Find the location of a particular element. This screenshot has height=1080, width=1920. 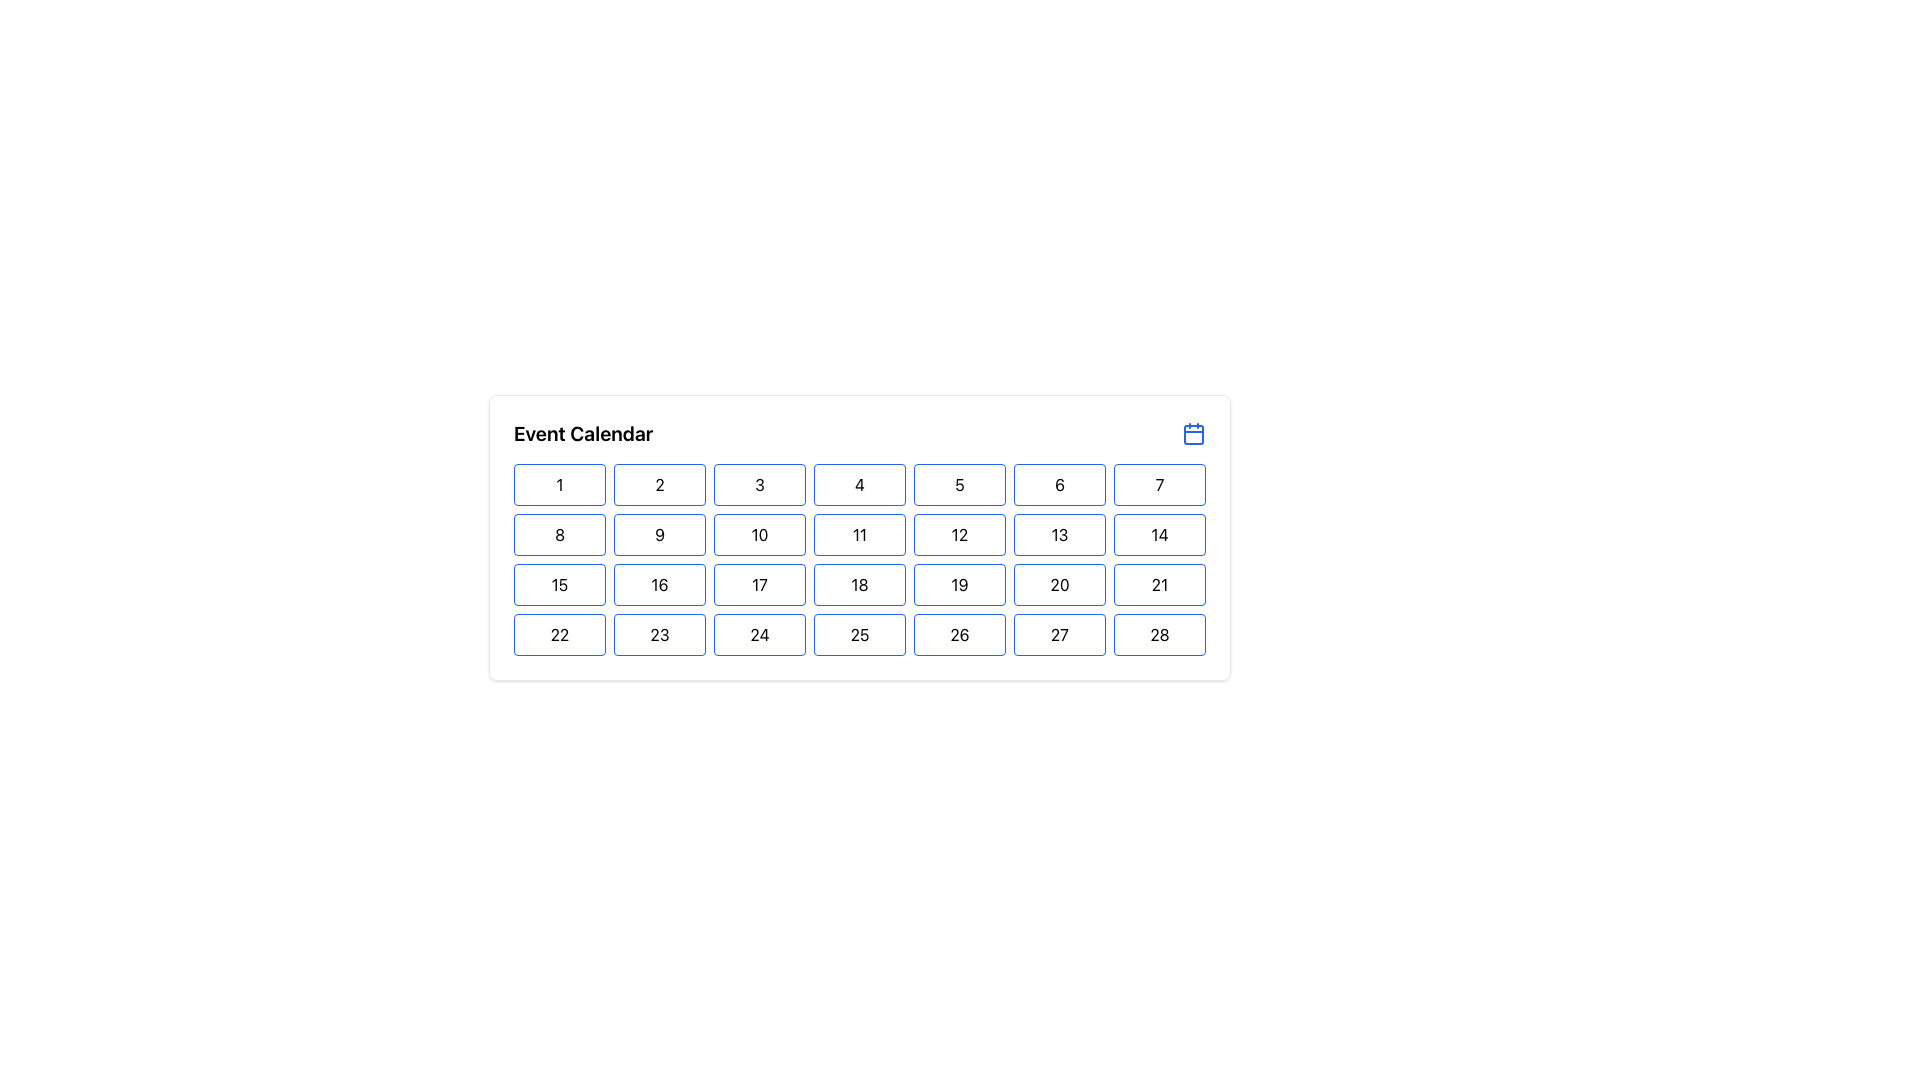

the selectable button for choosing the date '4' in the calendar interface located within the 'Event Calendar' grid is located at coordinates (859, 485).